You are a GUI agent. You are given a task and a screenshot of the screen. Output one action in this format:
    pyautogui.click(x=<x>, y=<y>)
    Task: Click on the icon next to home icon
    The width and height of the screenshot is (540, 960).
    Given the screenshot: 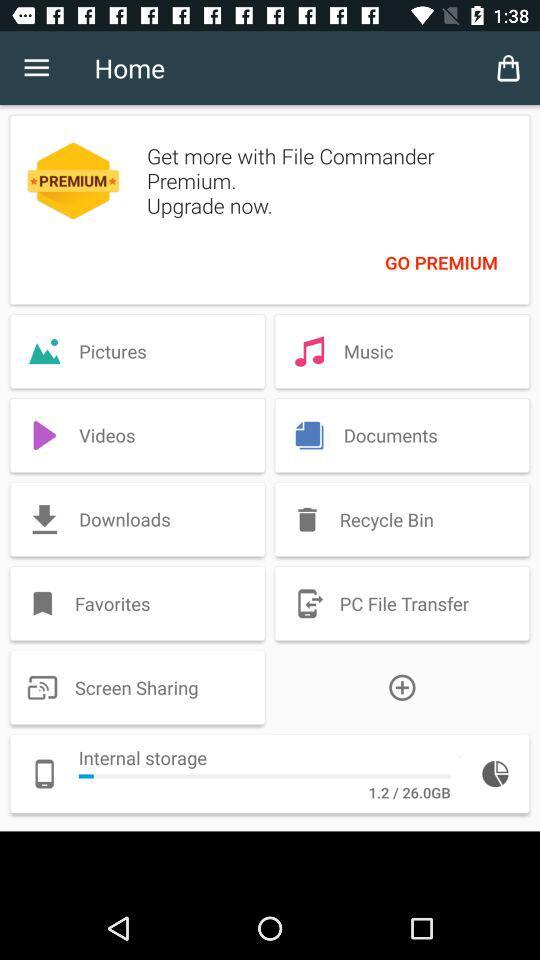 What is the action you would take?
    pyautogui.click(x=36, y=68)
    